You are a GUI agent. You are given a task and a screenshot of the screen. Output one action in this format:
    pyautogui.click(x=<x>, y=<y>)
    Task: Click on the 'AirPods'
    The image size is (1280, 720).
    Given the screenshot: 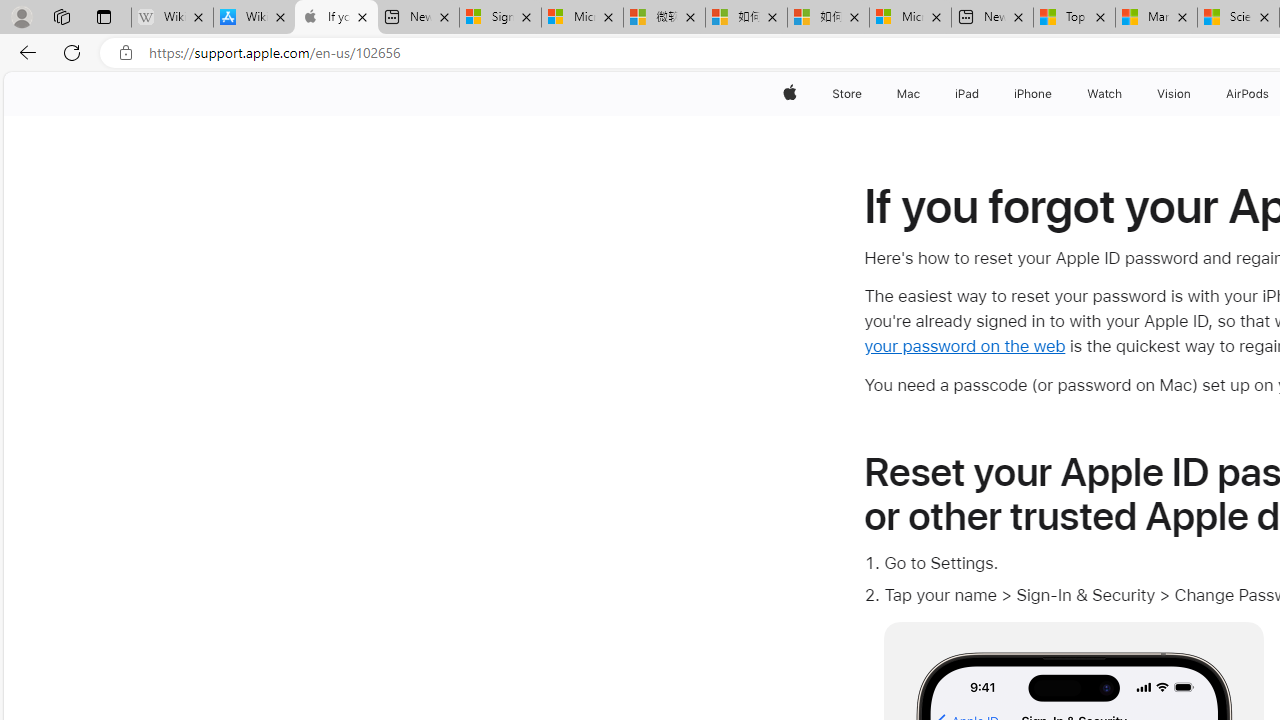 What is the action you would take?
    pyautogui.click(x=1247, y=93)
    